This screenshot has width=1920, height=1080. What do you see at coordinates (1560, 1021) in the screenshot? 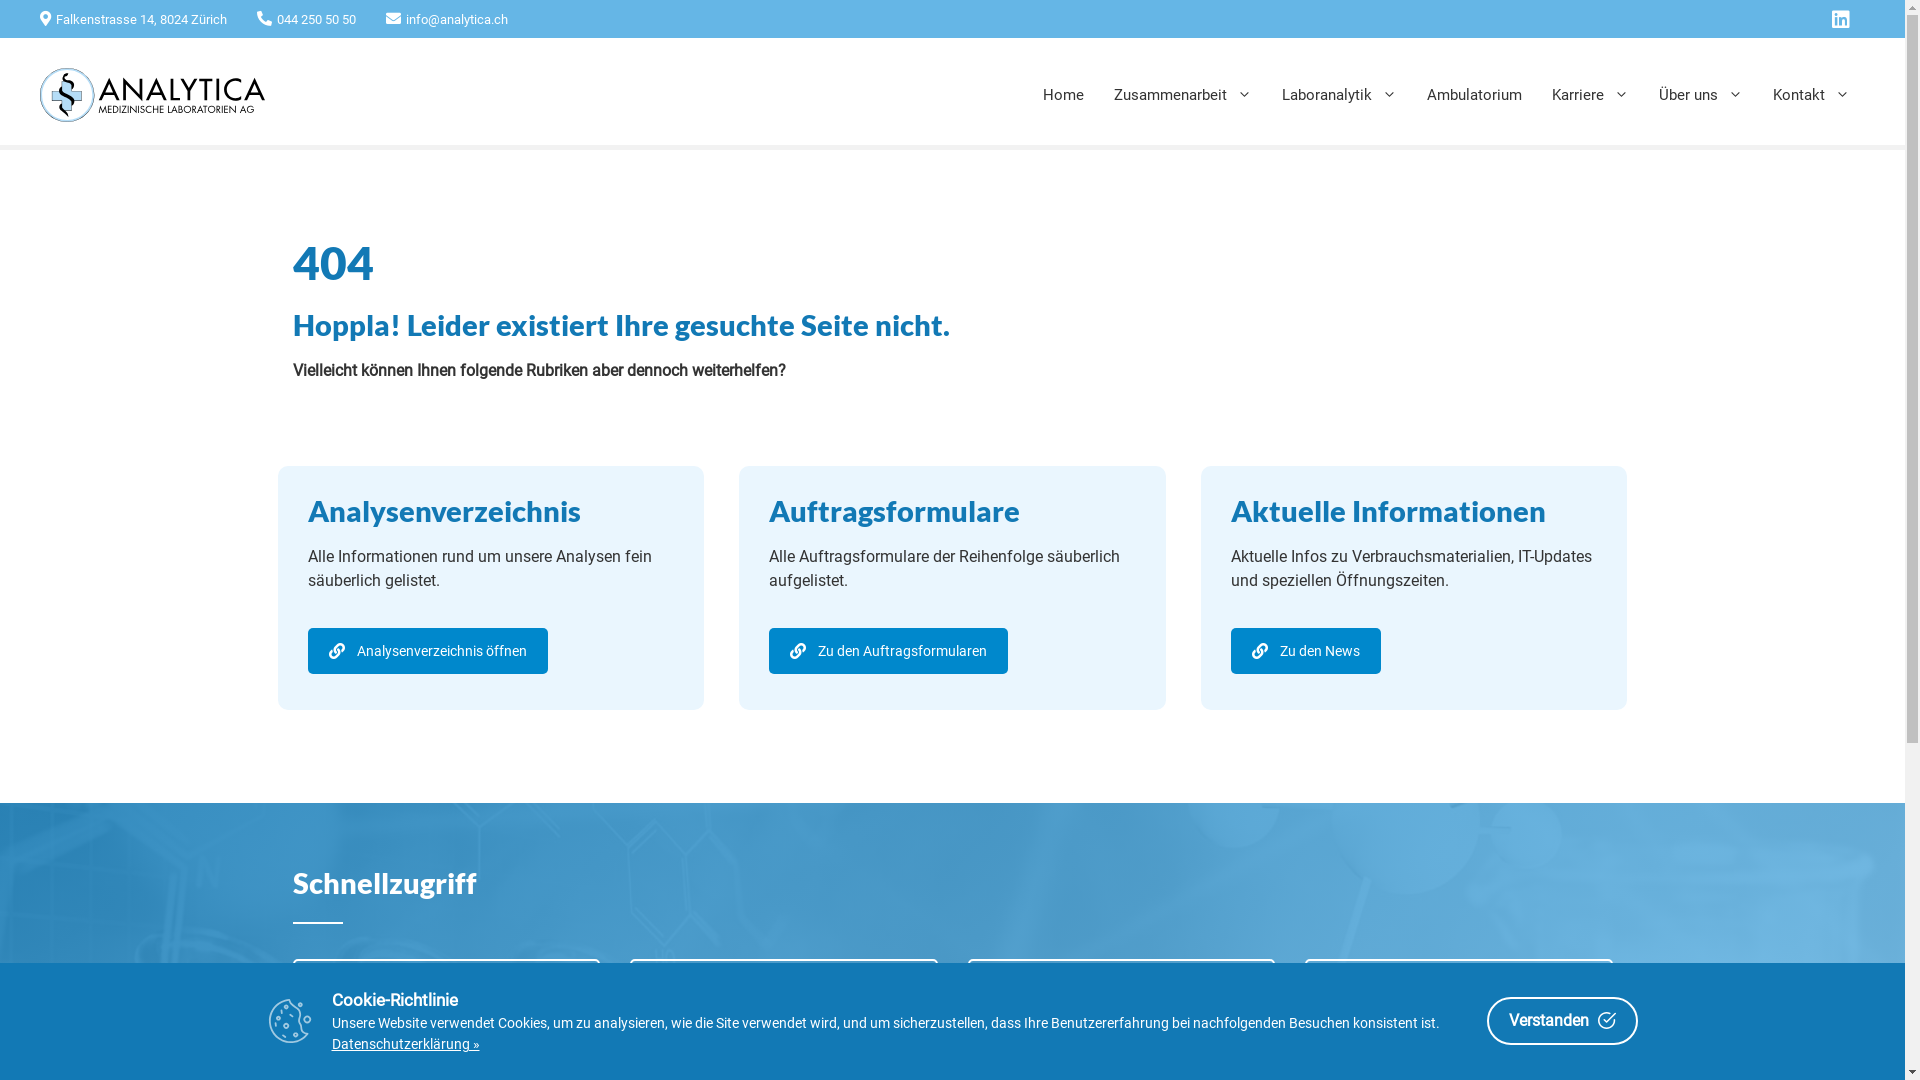
I see `'Verstanden'` at bounding box center [1560, 1021].